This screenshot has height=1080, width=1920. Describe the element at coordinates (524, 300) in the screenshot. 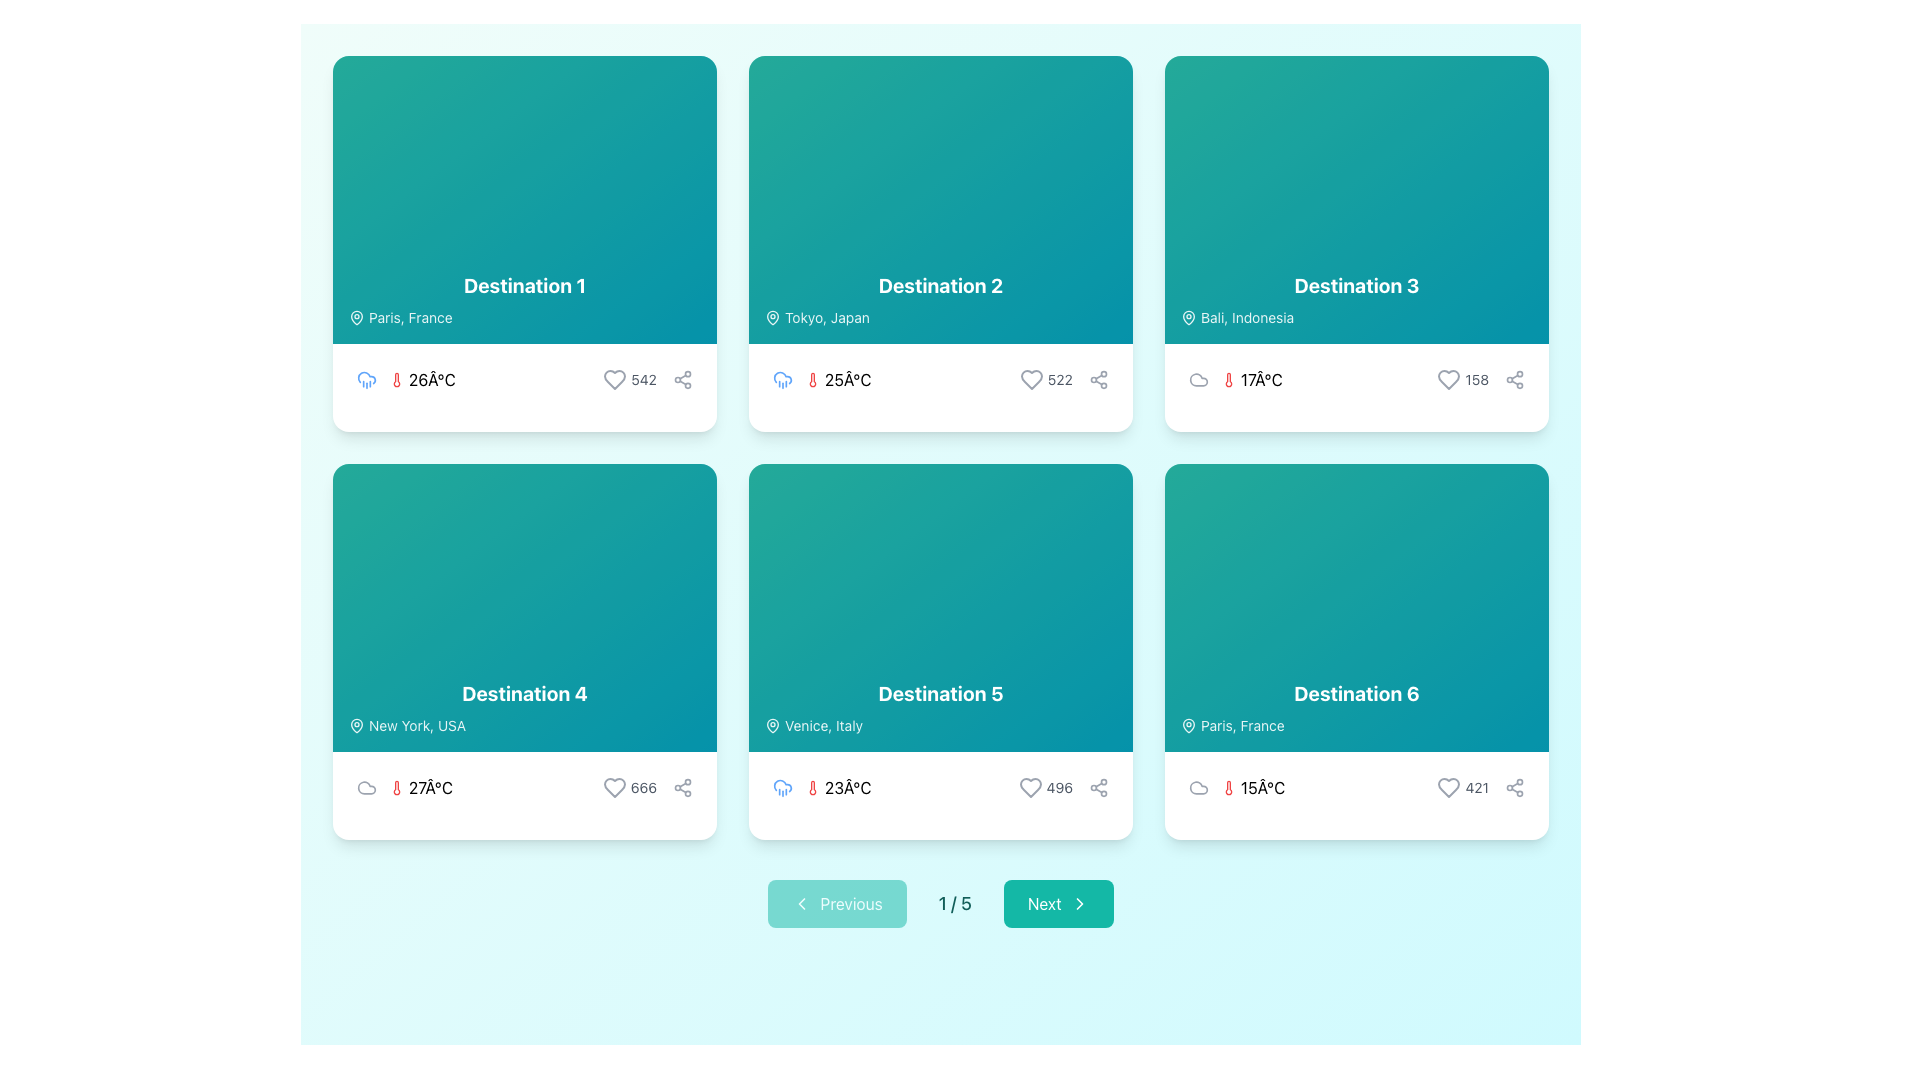

I see `the Informative Text Cluster displaying 'Destination 1' and 'Paris, France' for potential tooltips` at that location.